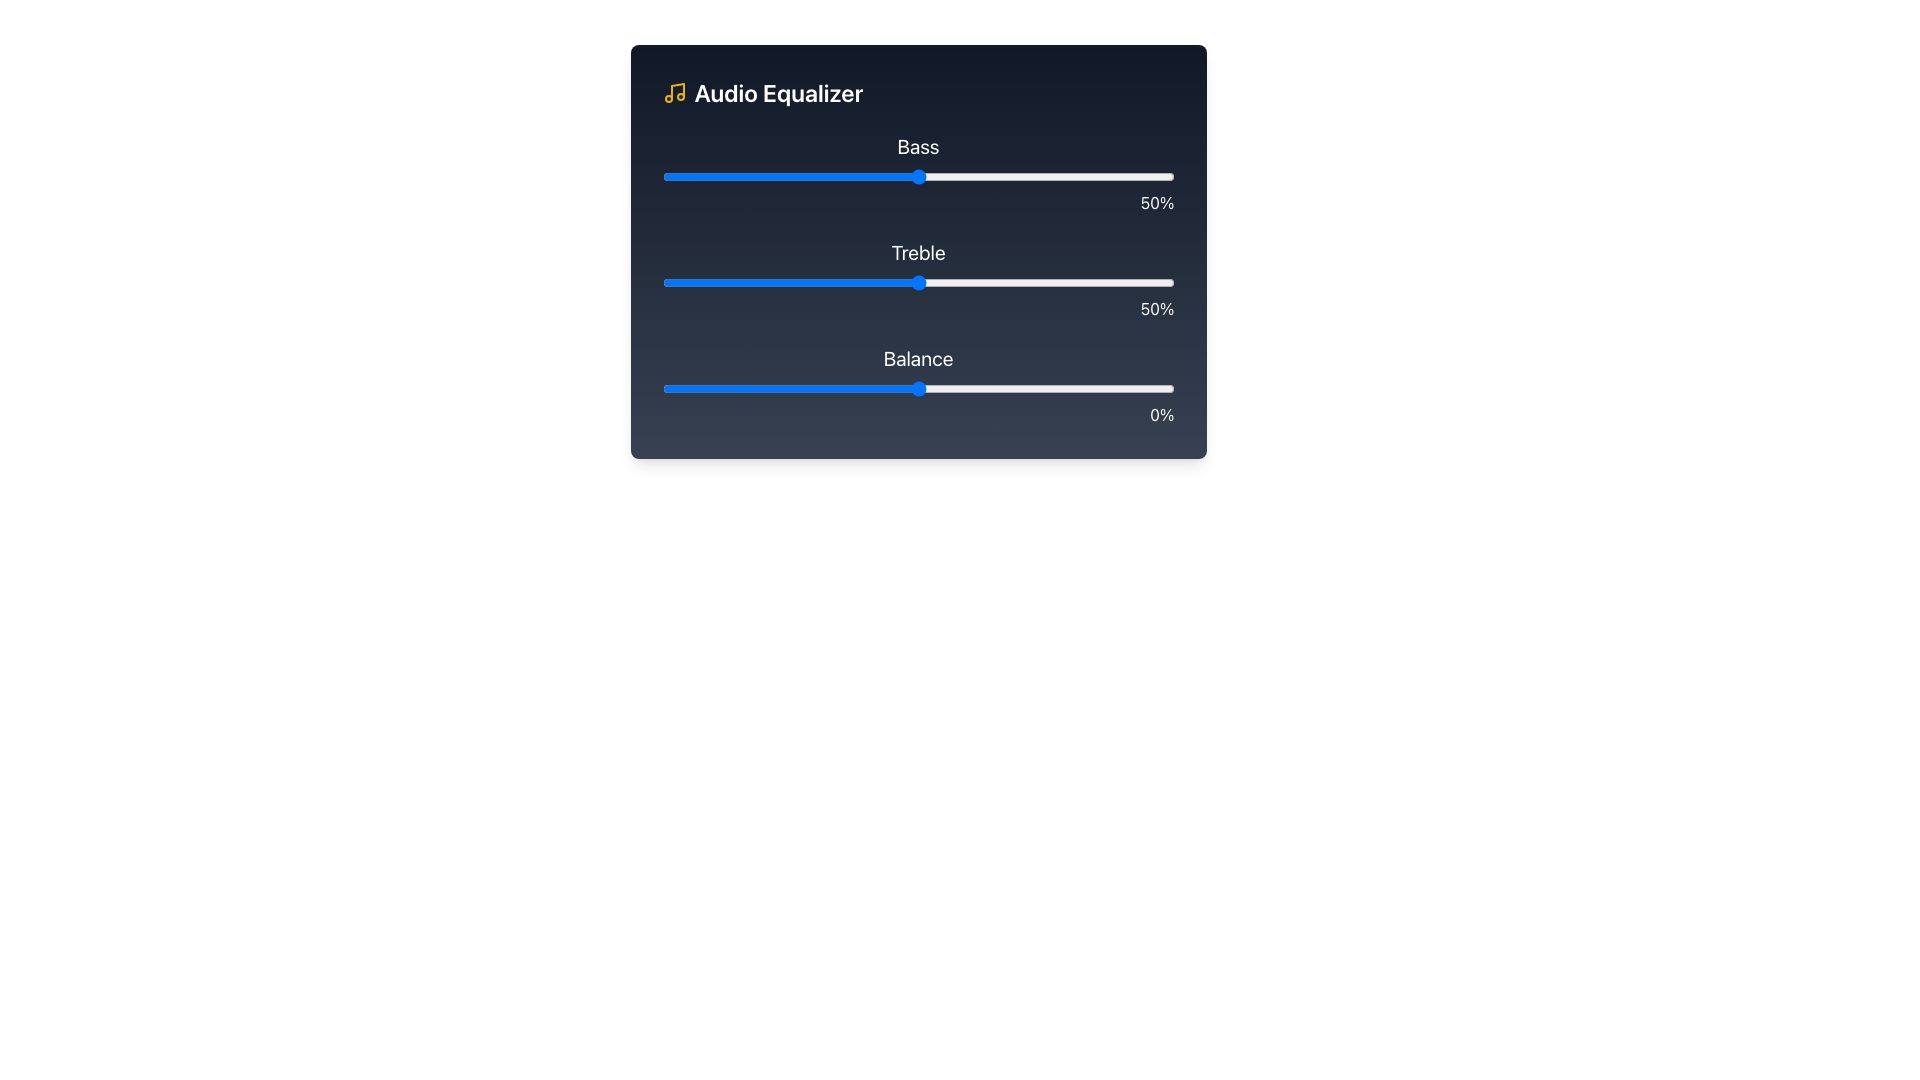  Describe the element at coordinates (857, 389) in the screenshot. I see `balance` at that location.